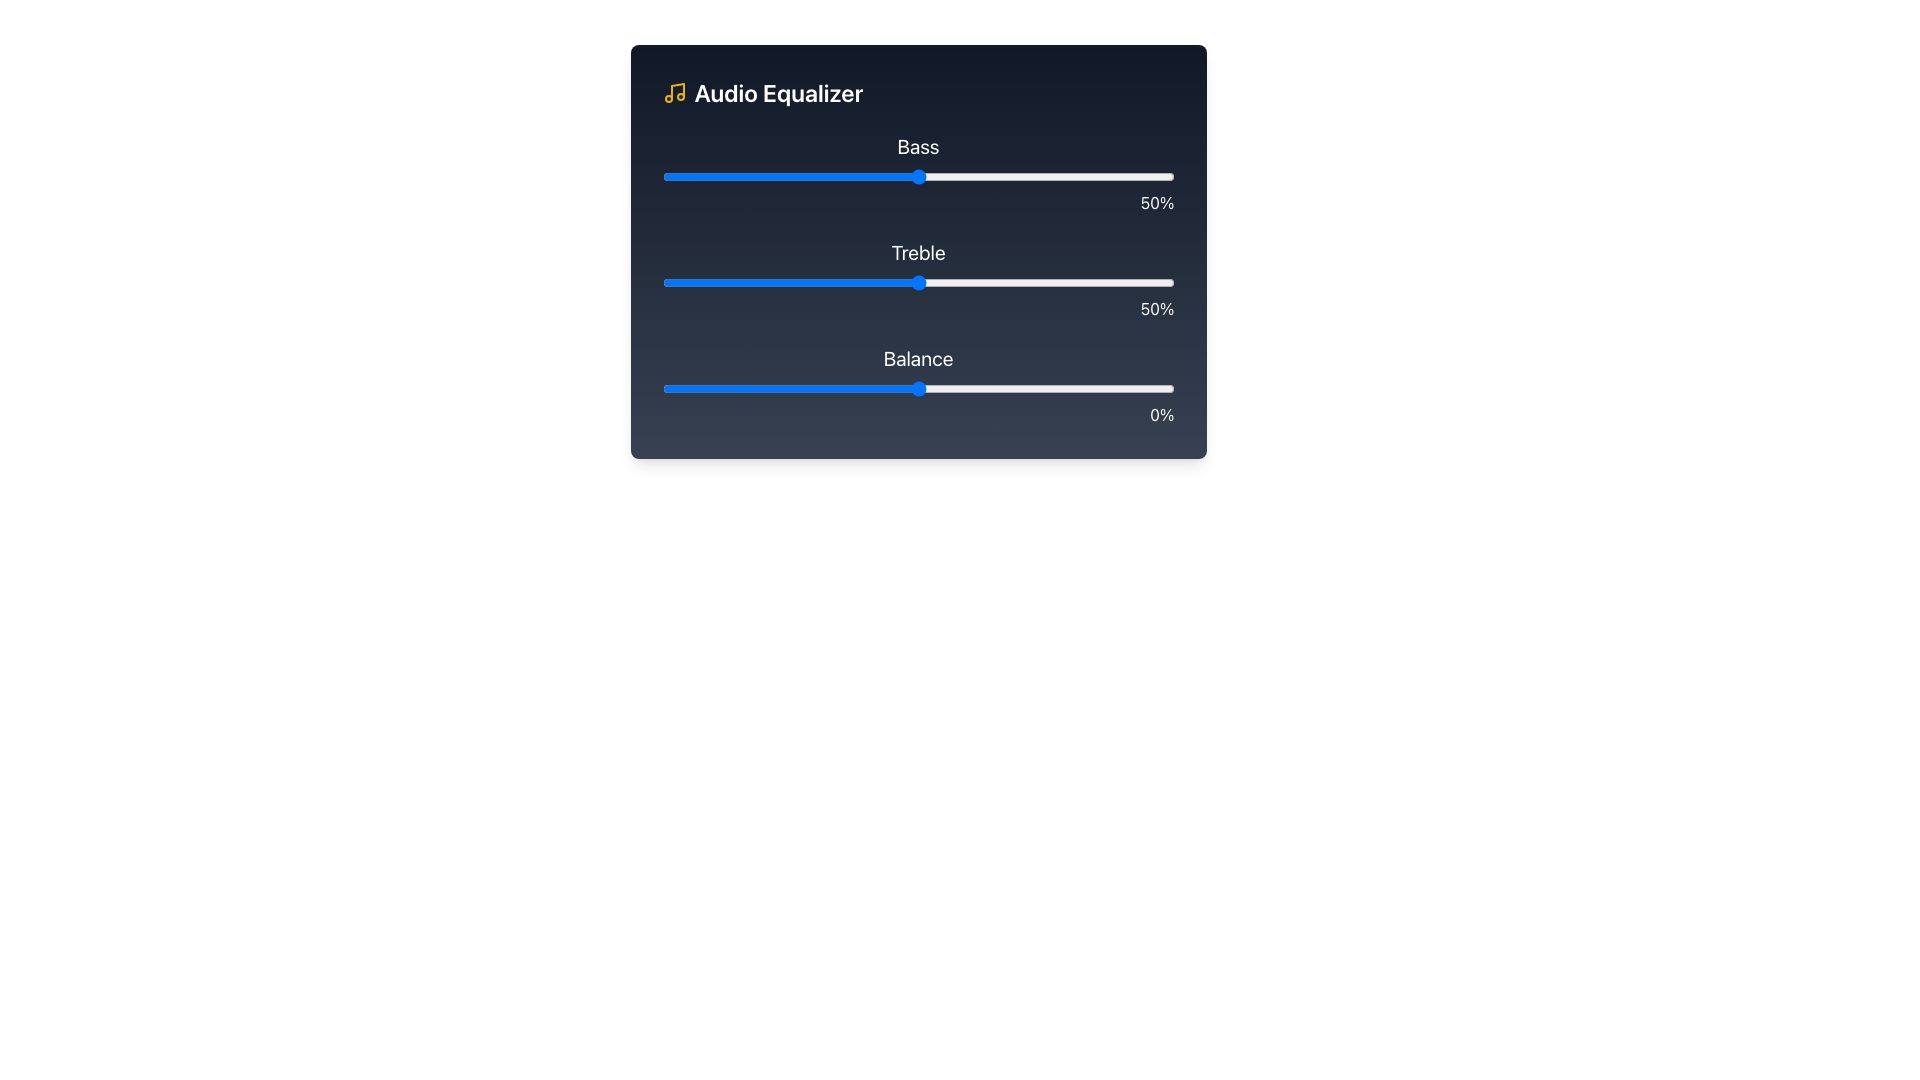  Describe the element at coordinates (857, 389) in the screenshot. I see `balance` at that location.